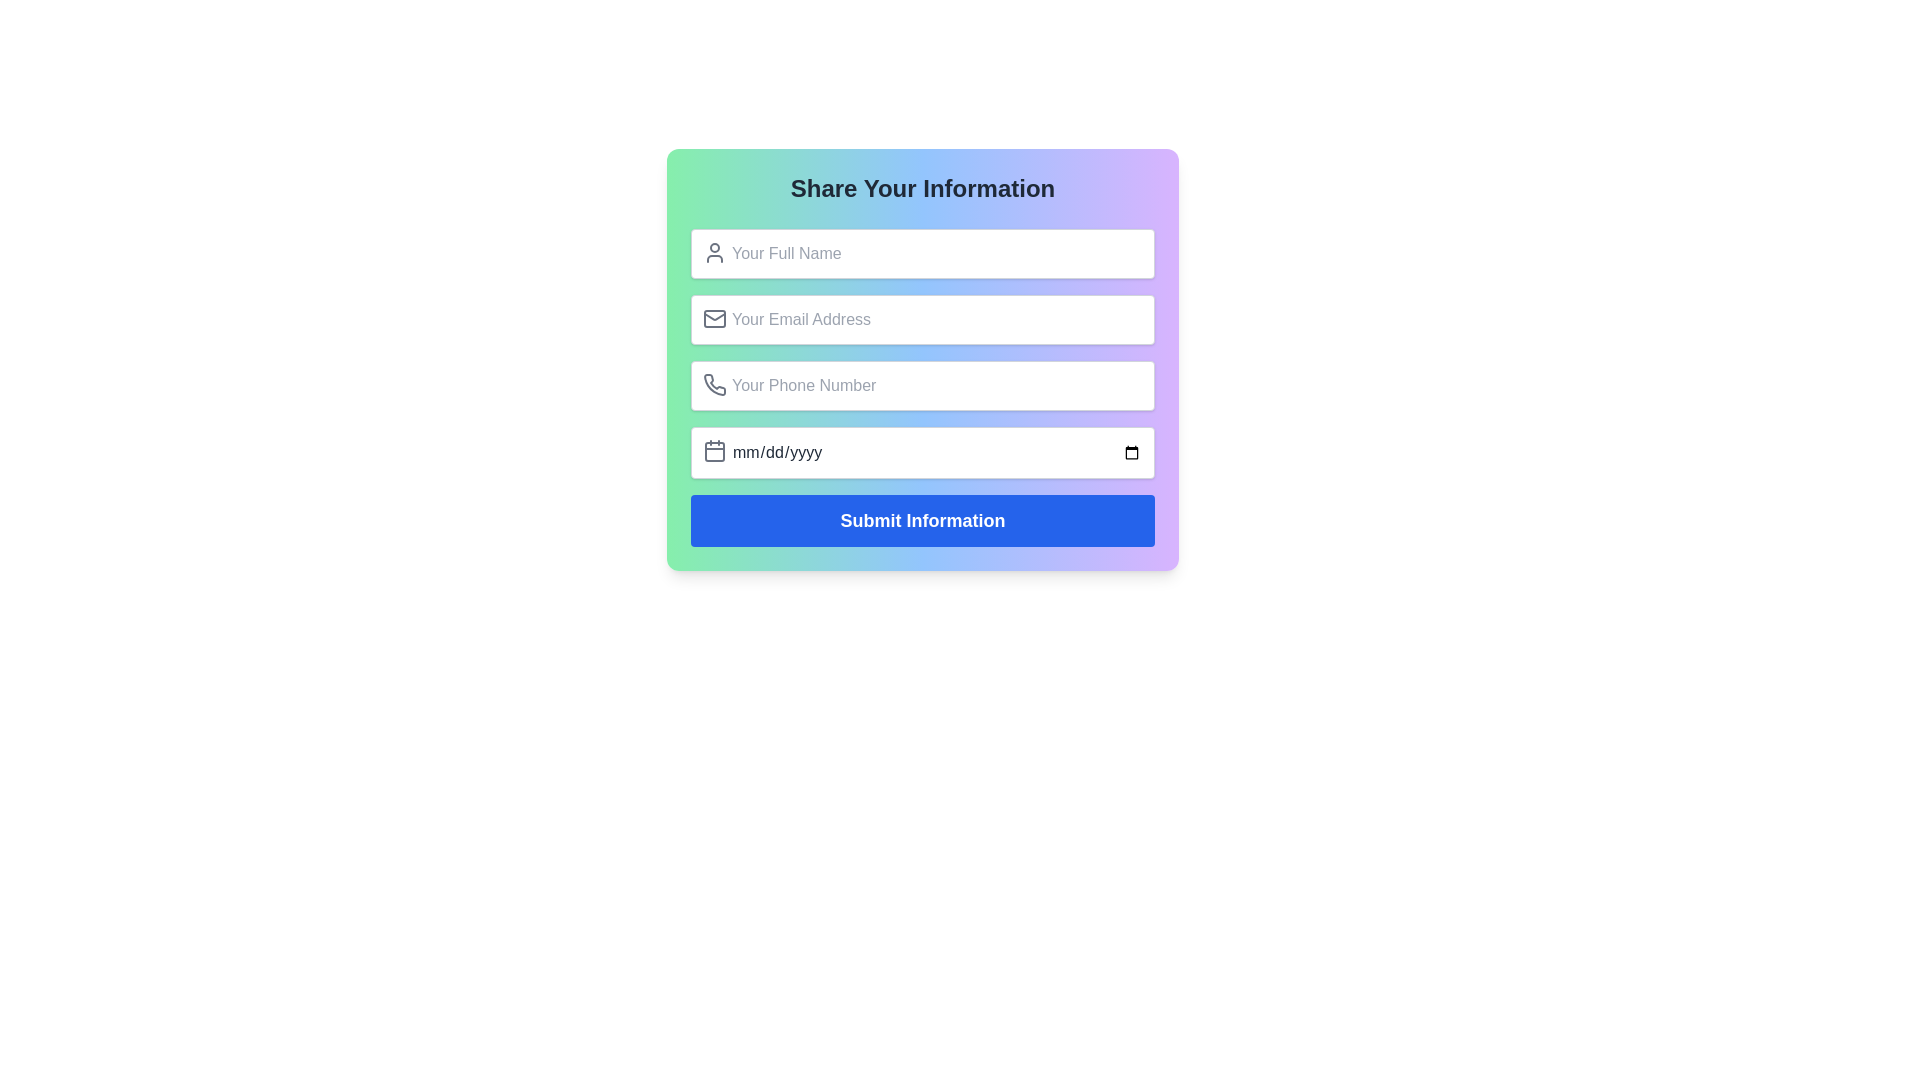  Describe the element at coordinates (715, 252) in the screenshot. I see `the Decorative Icon that resembles a user silhouette, which is located to the left of the placeholder text 'Your Full Name'` at that location.